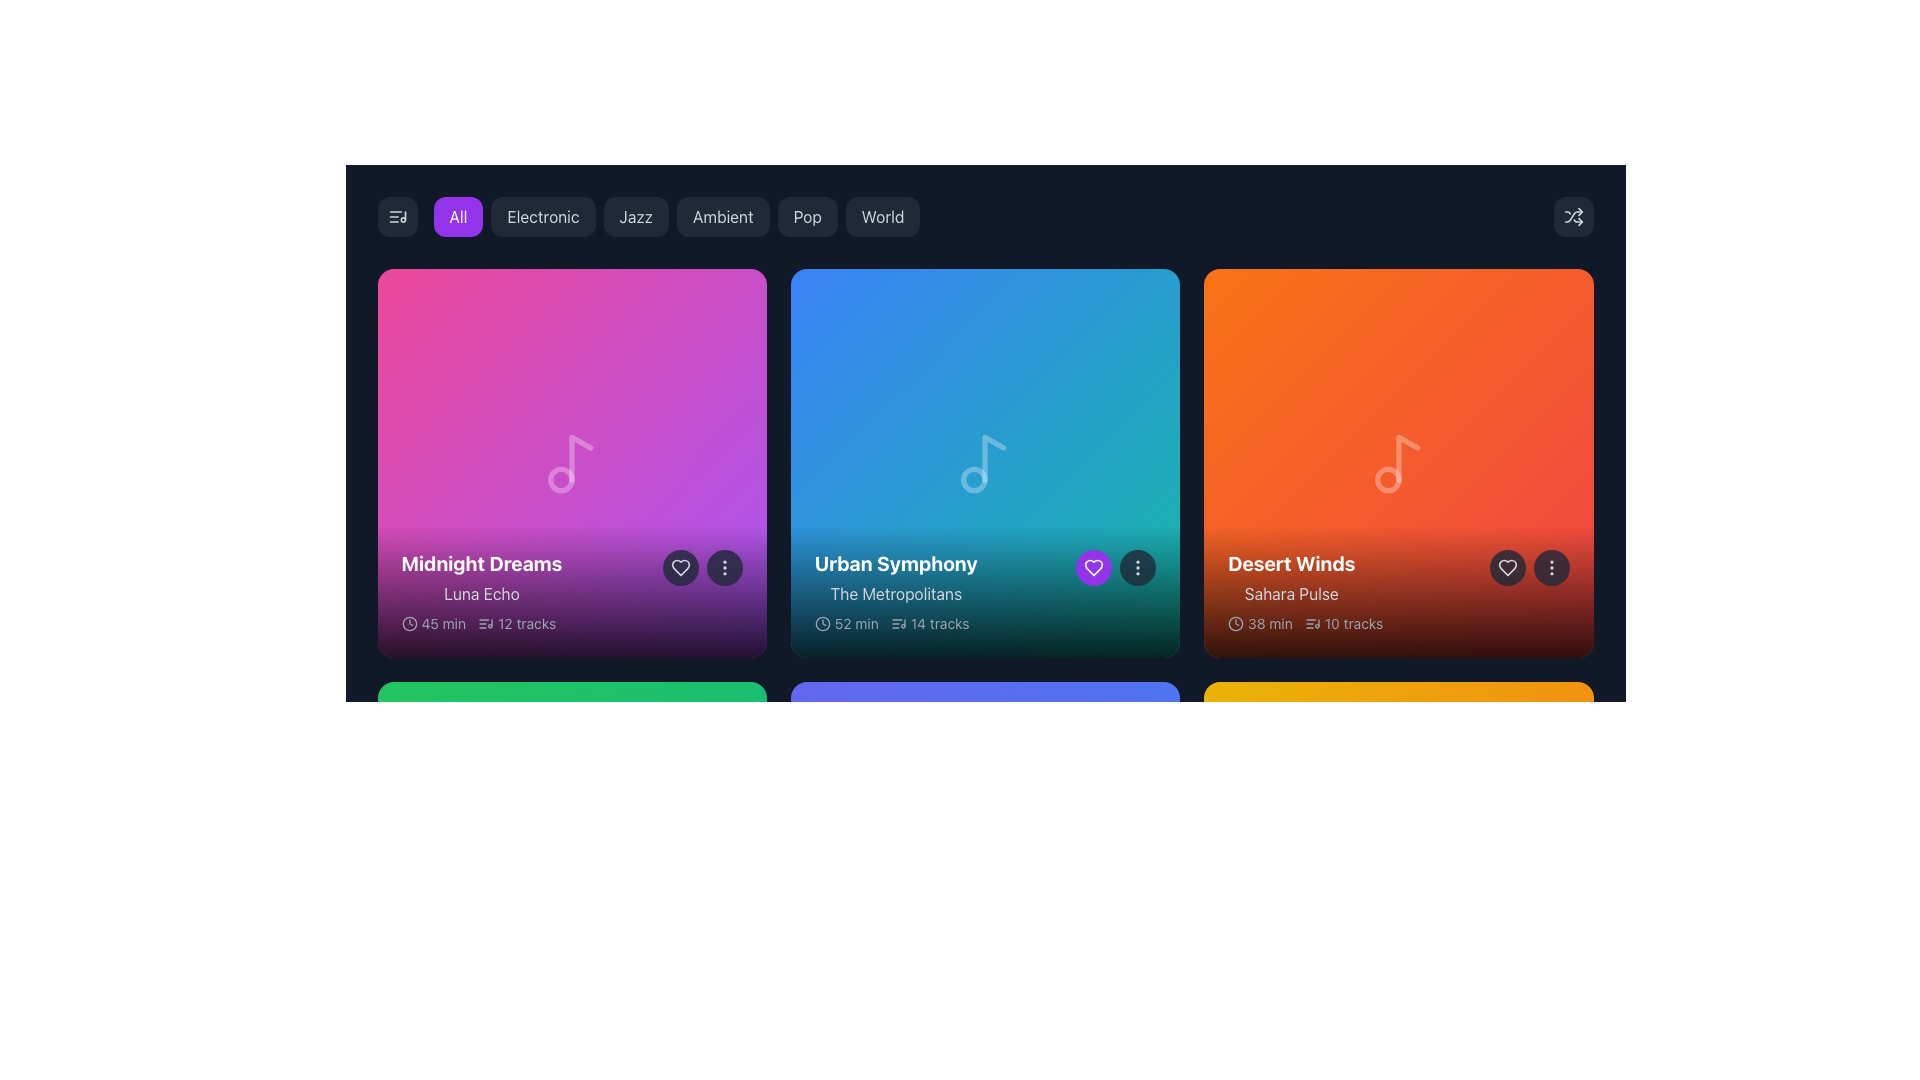 The width and height of the screenshot is (1920, 1080). Describe the element at coordinates (974, 479) in the screenshot. I see `the small circular decorative graphic element within the music note icon of the 'Urban Symphony' album card, which is centrally located on the blue gradient background` at that location.